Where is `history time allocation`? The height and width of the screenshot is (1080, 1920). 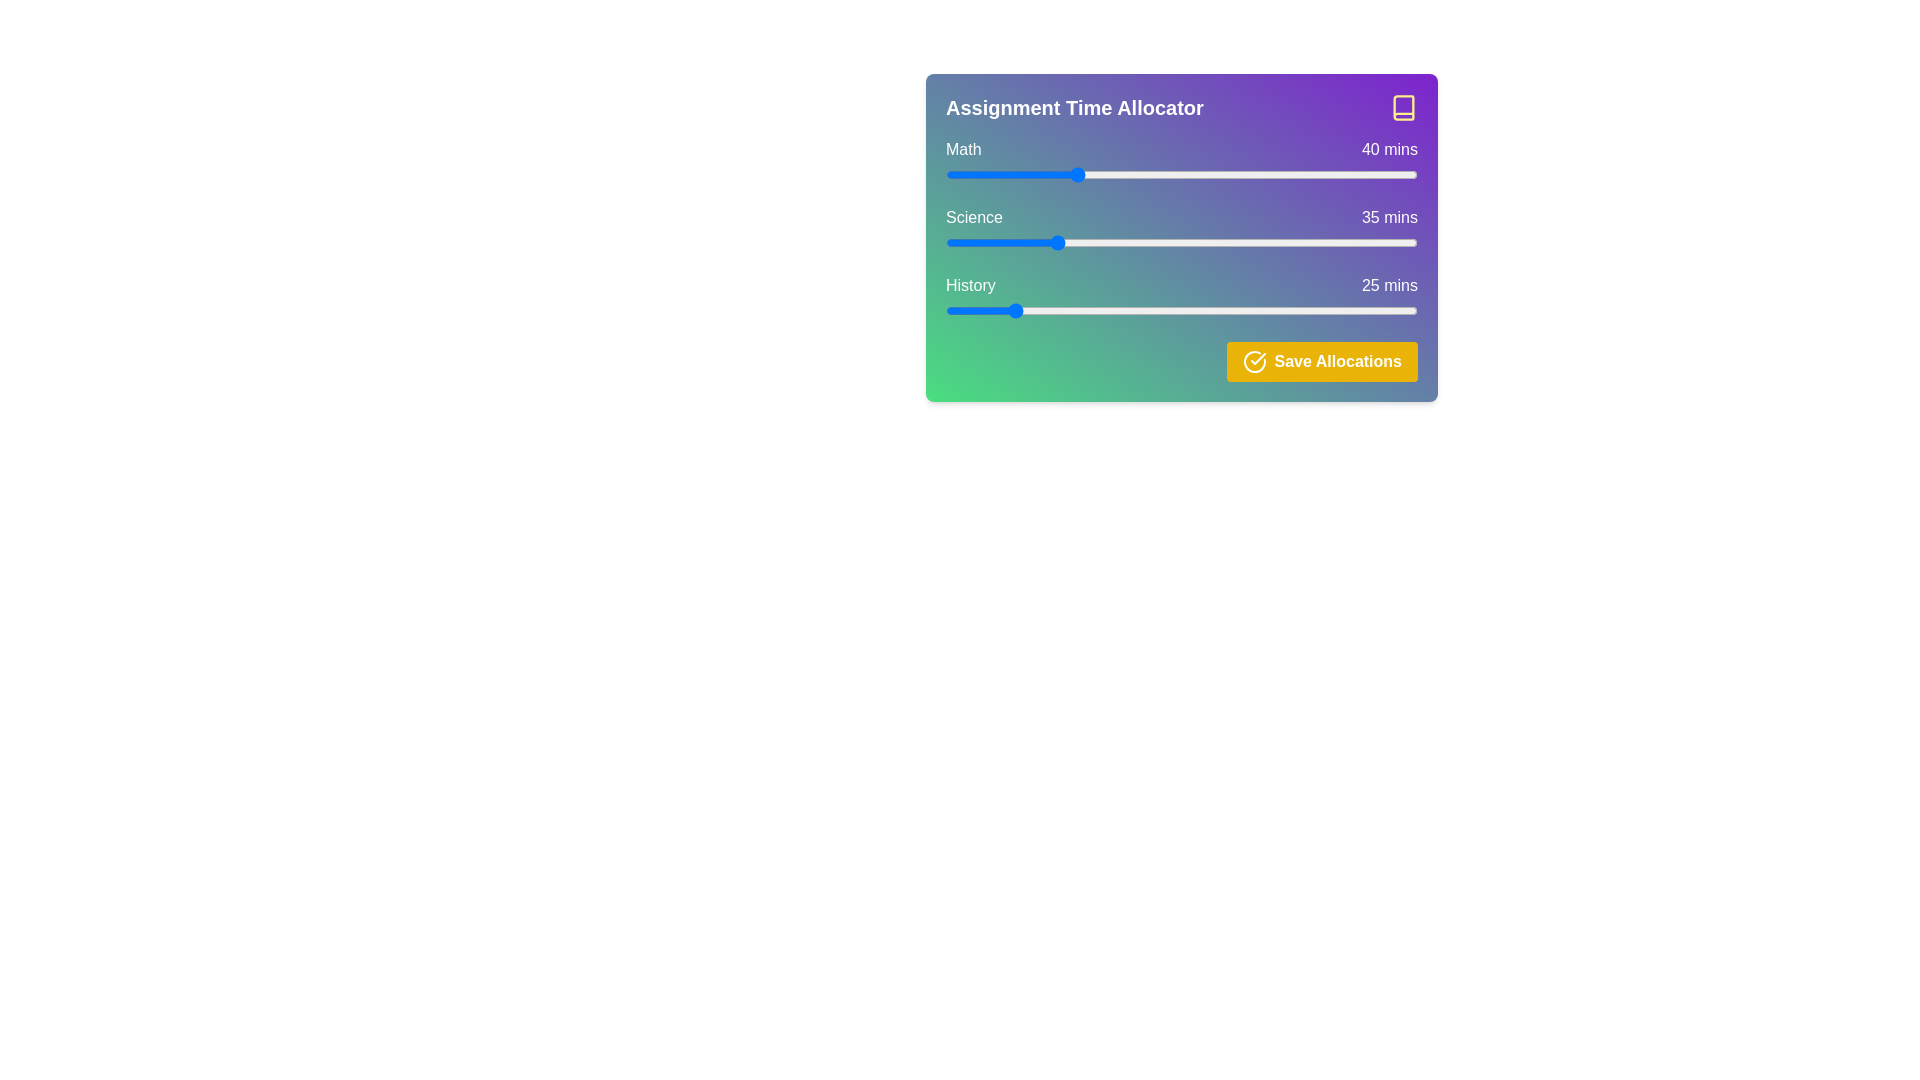 history time allocation is located at coordinates (1236, 311).